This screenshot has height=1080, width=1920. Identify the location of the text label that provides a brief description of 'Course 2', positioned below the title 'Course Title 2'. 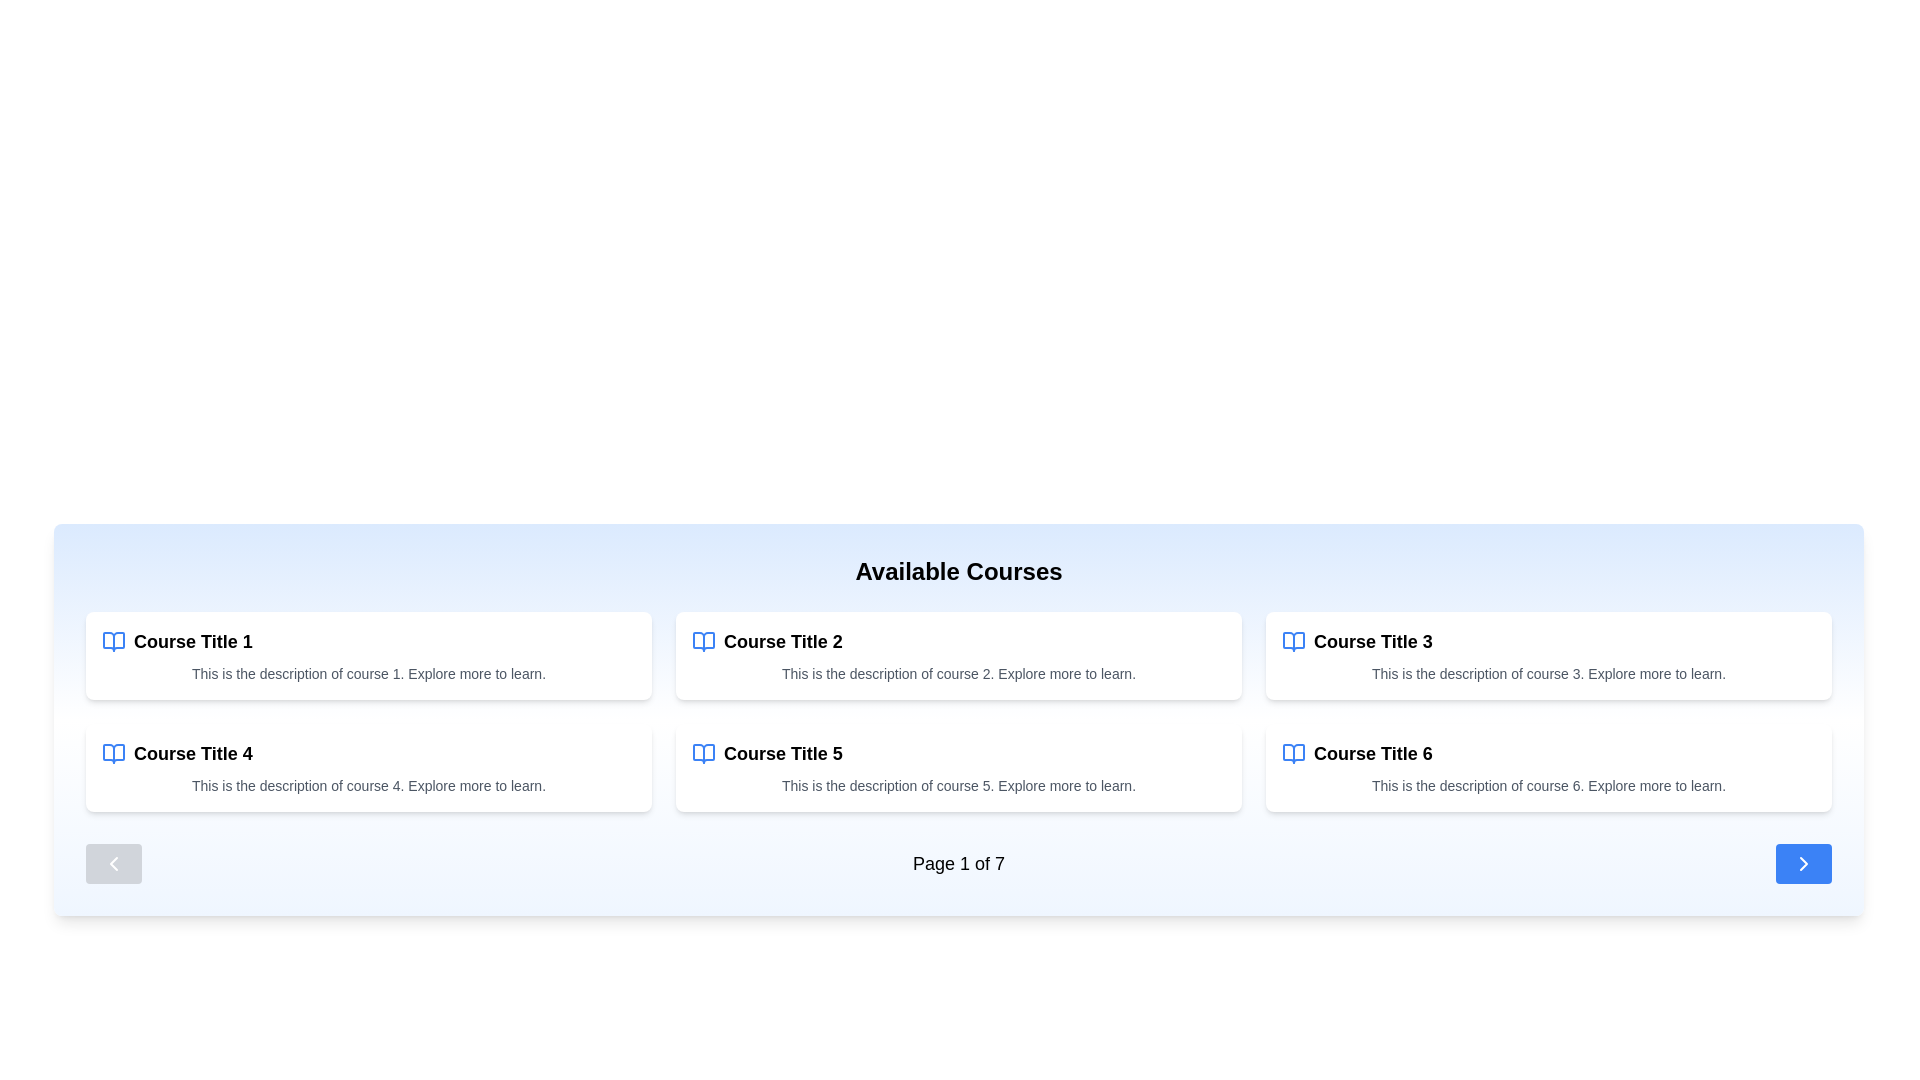
(958, 674).